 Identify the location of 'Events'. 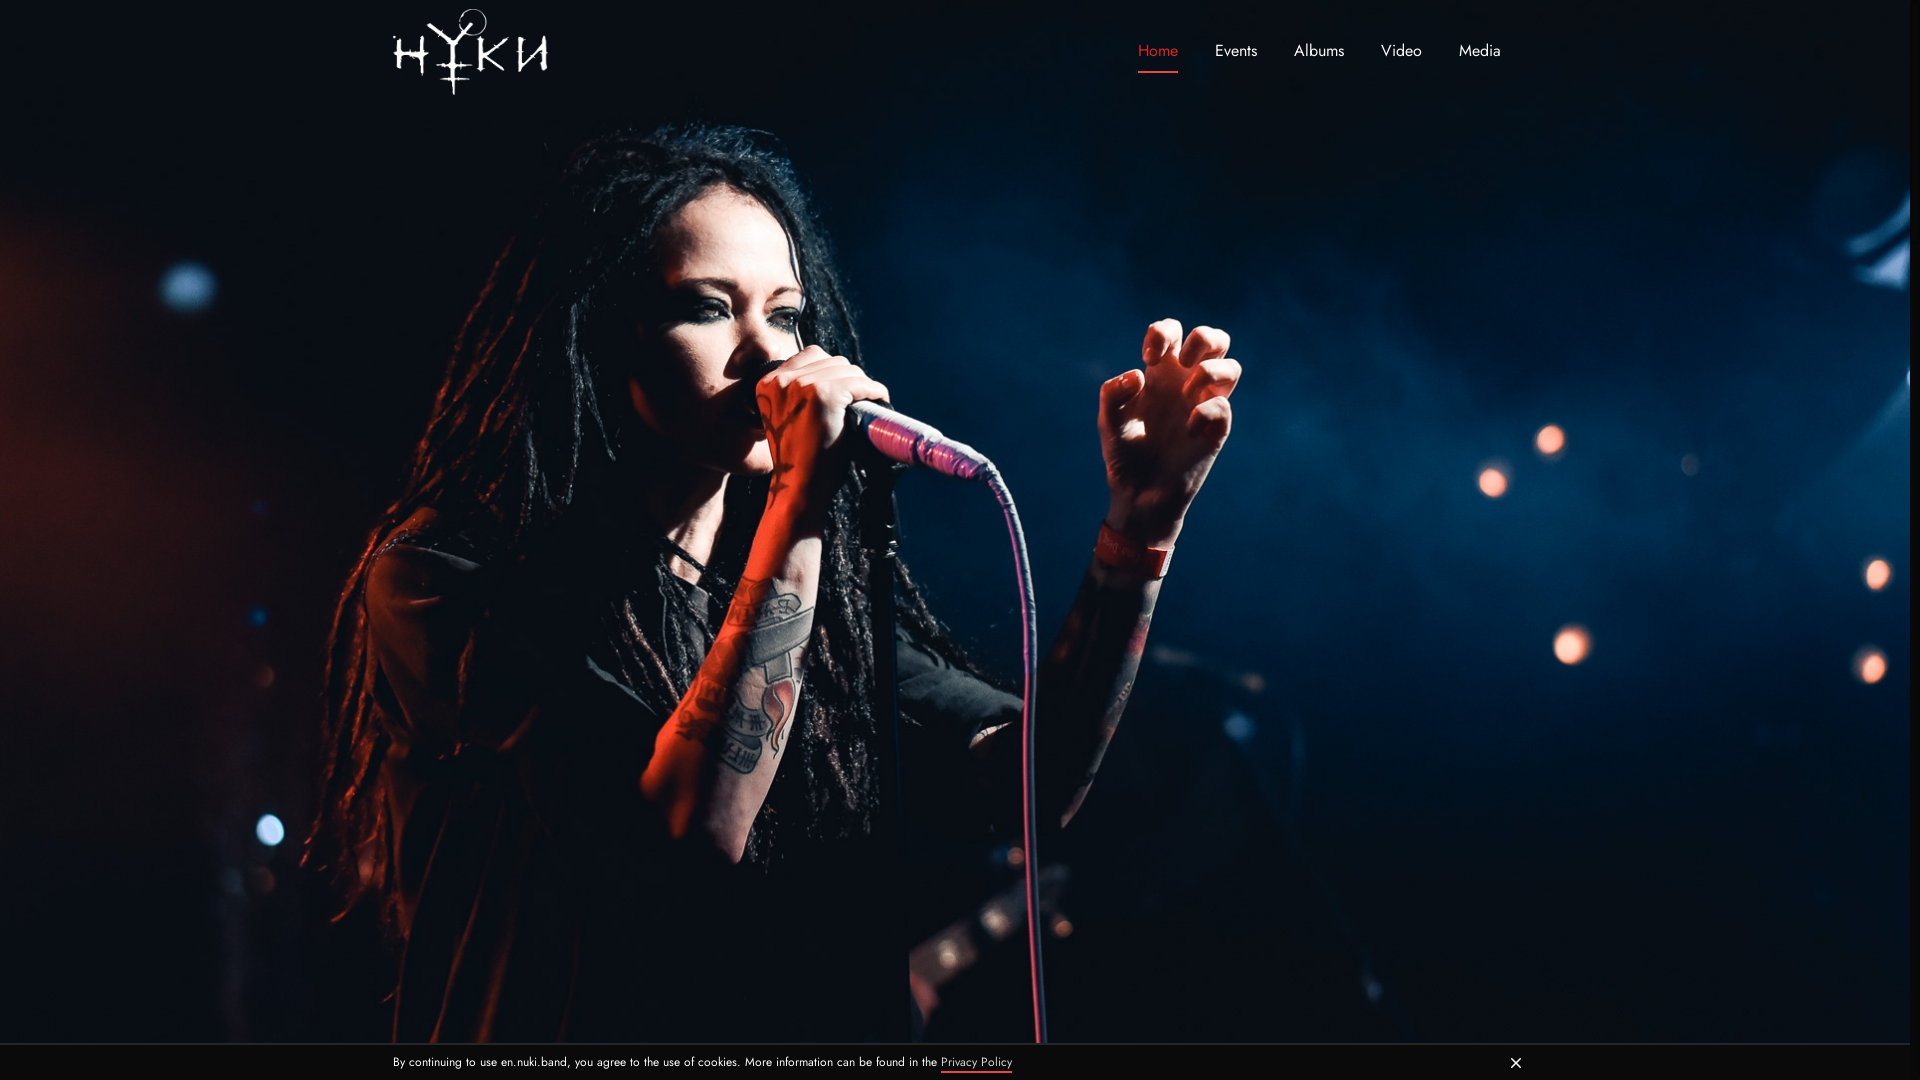
(1235, 50).